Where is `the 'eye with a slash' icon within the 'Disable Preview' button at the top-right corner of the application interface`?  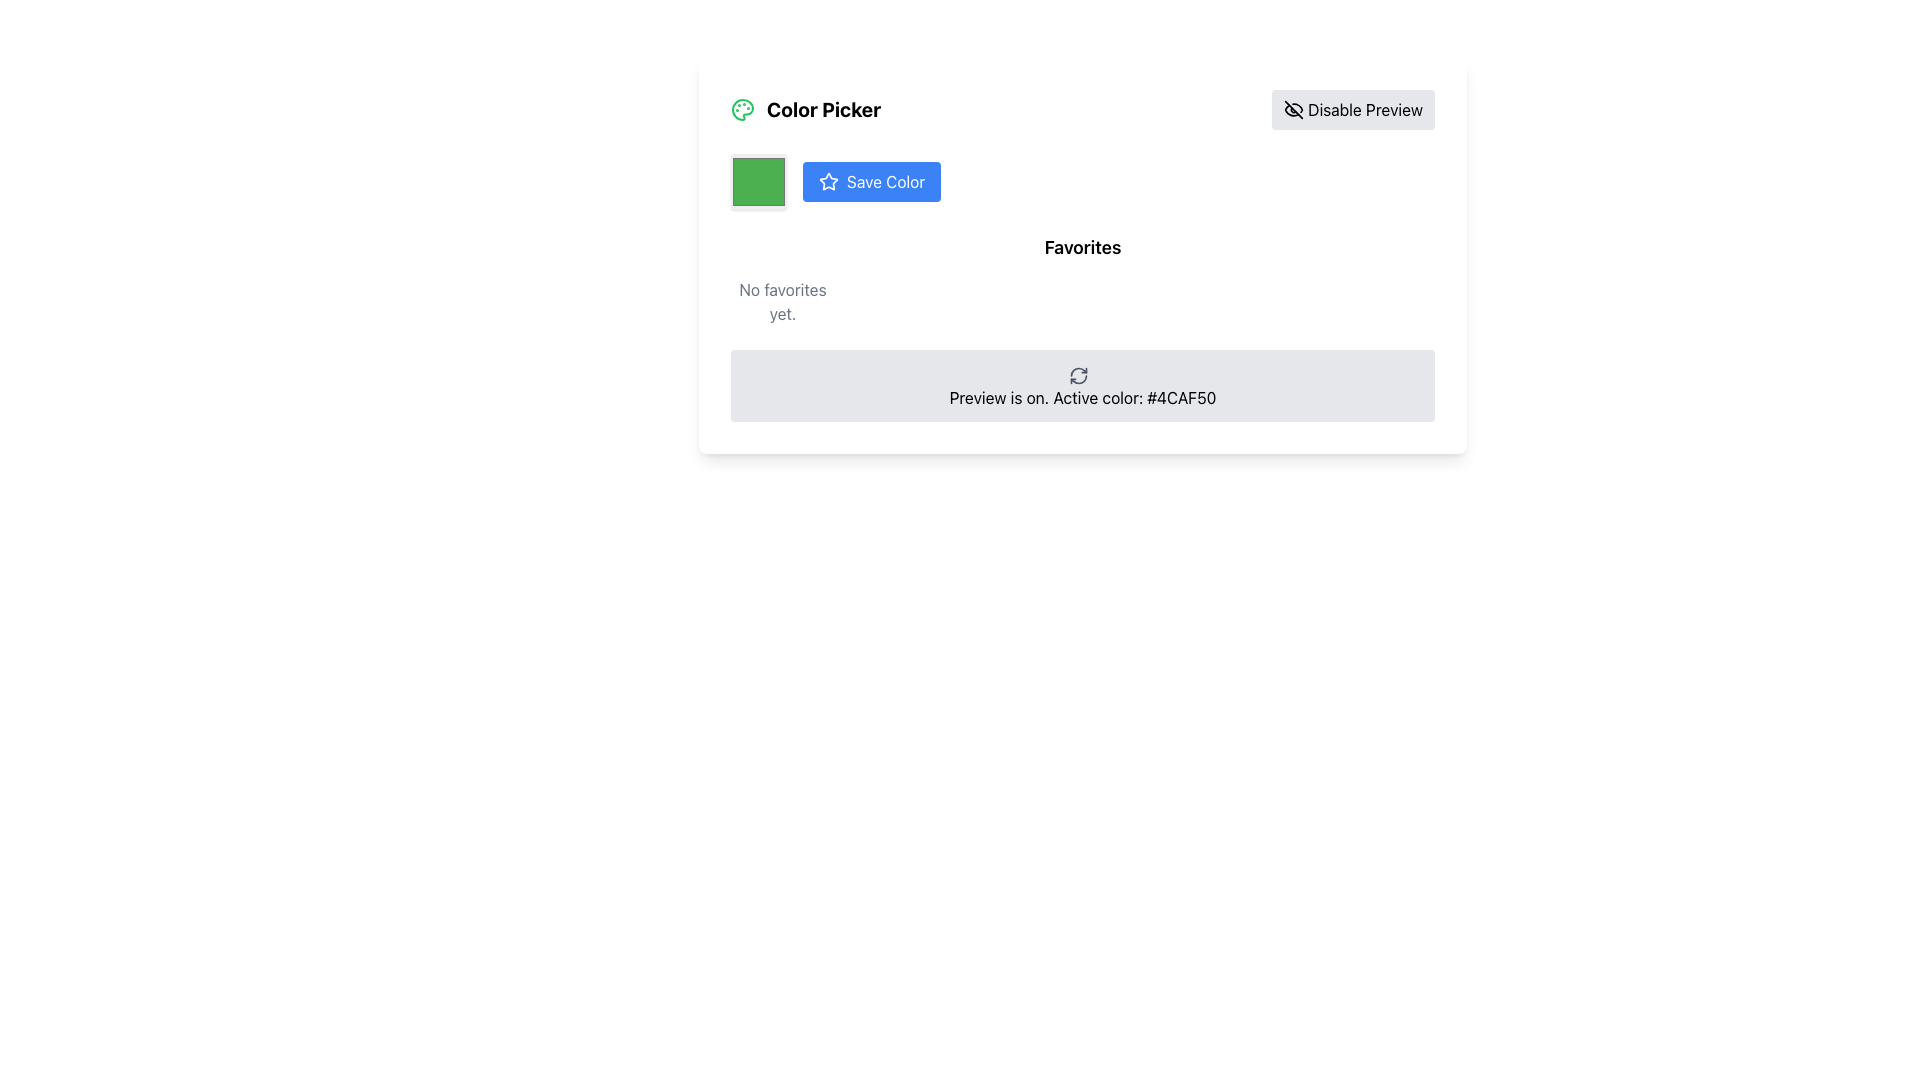 the 'eye with a slash' icon within the 'Disable Preview' button at the top-right corner of the application interface is located at coordinates (1294, 110).